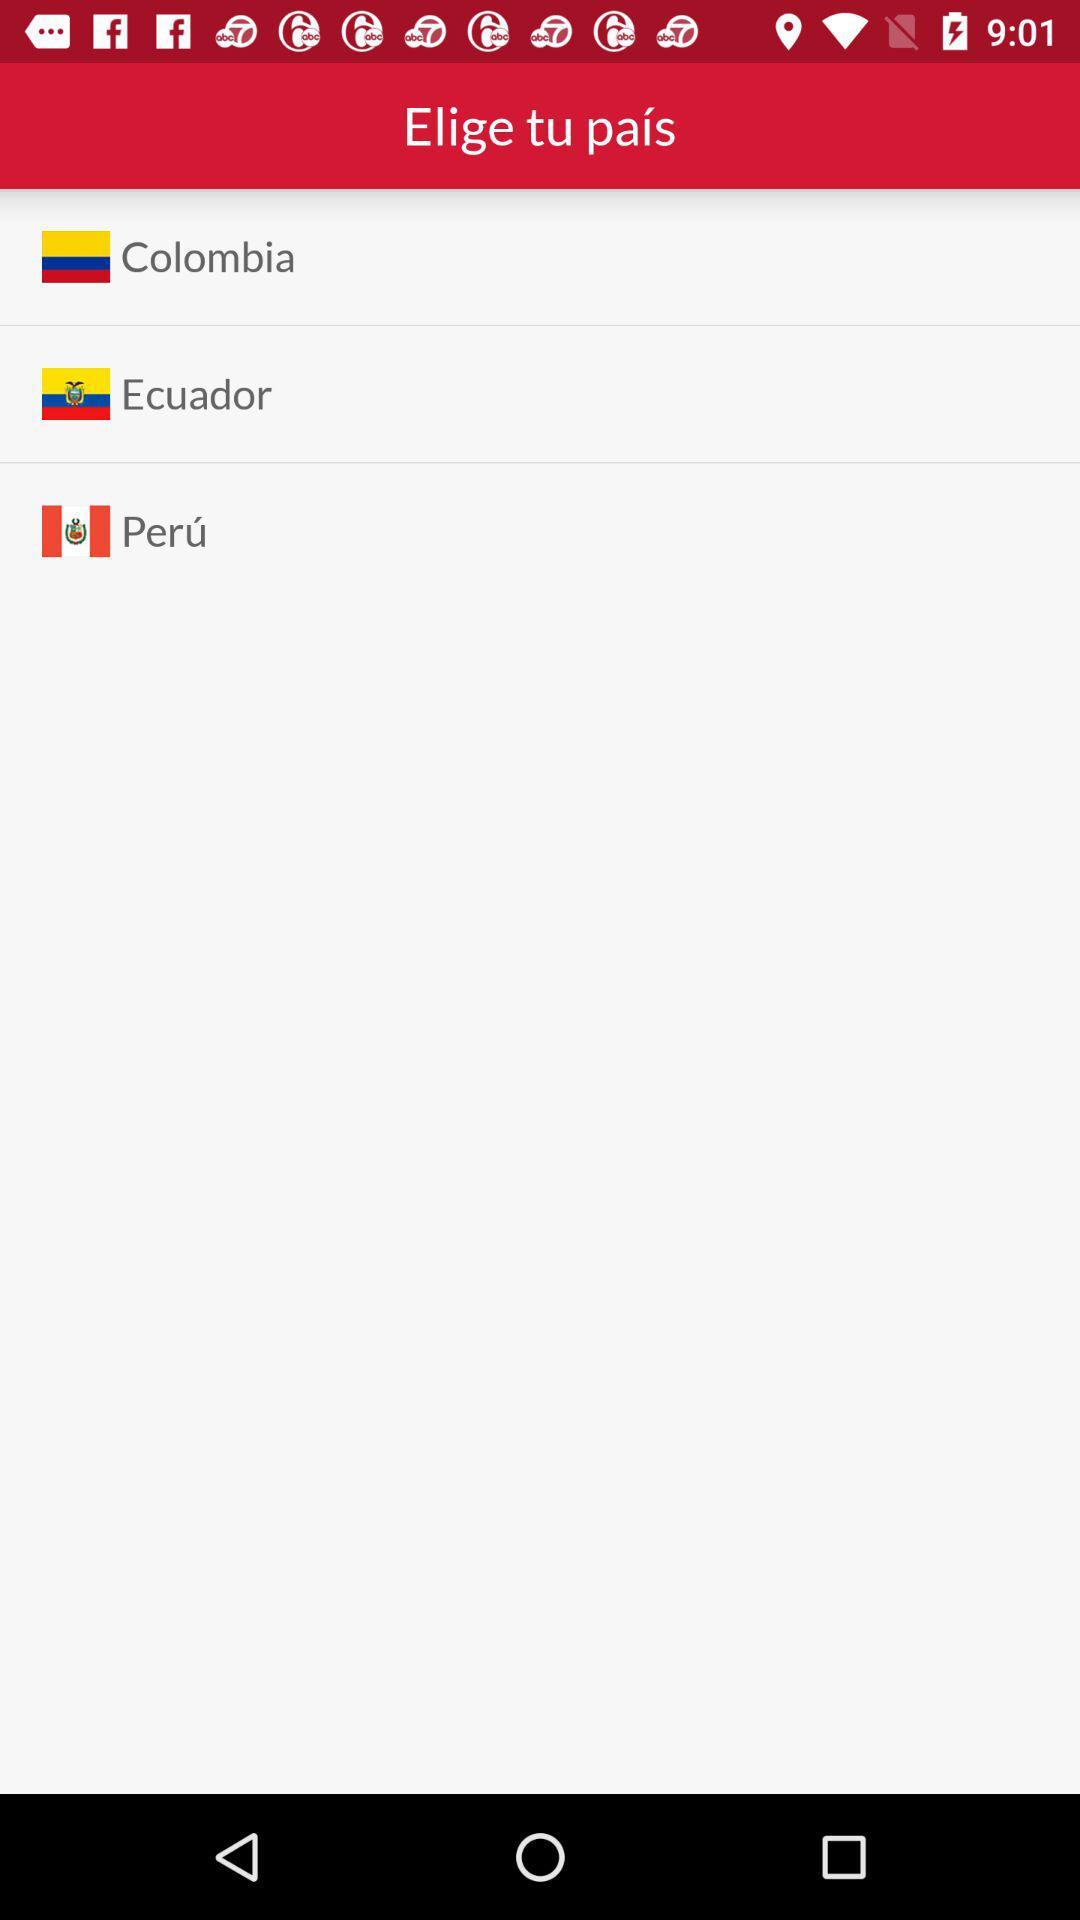 This screenshot has height=1920, width=1080. I want to click on the colombia app, so click(208, 255).